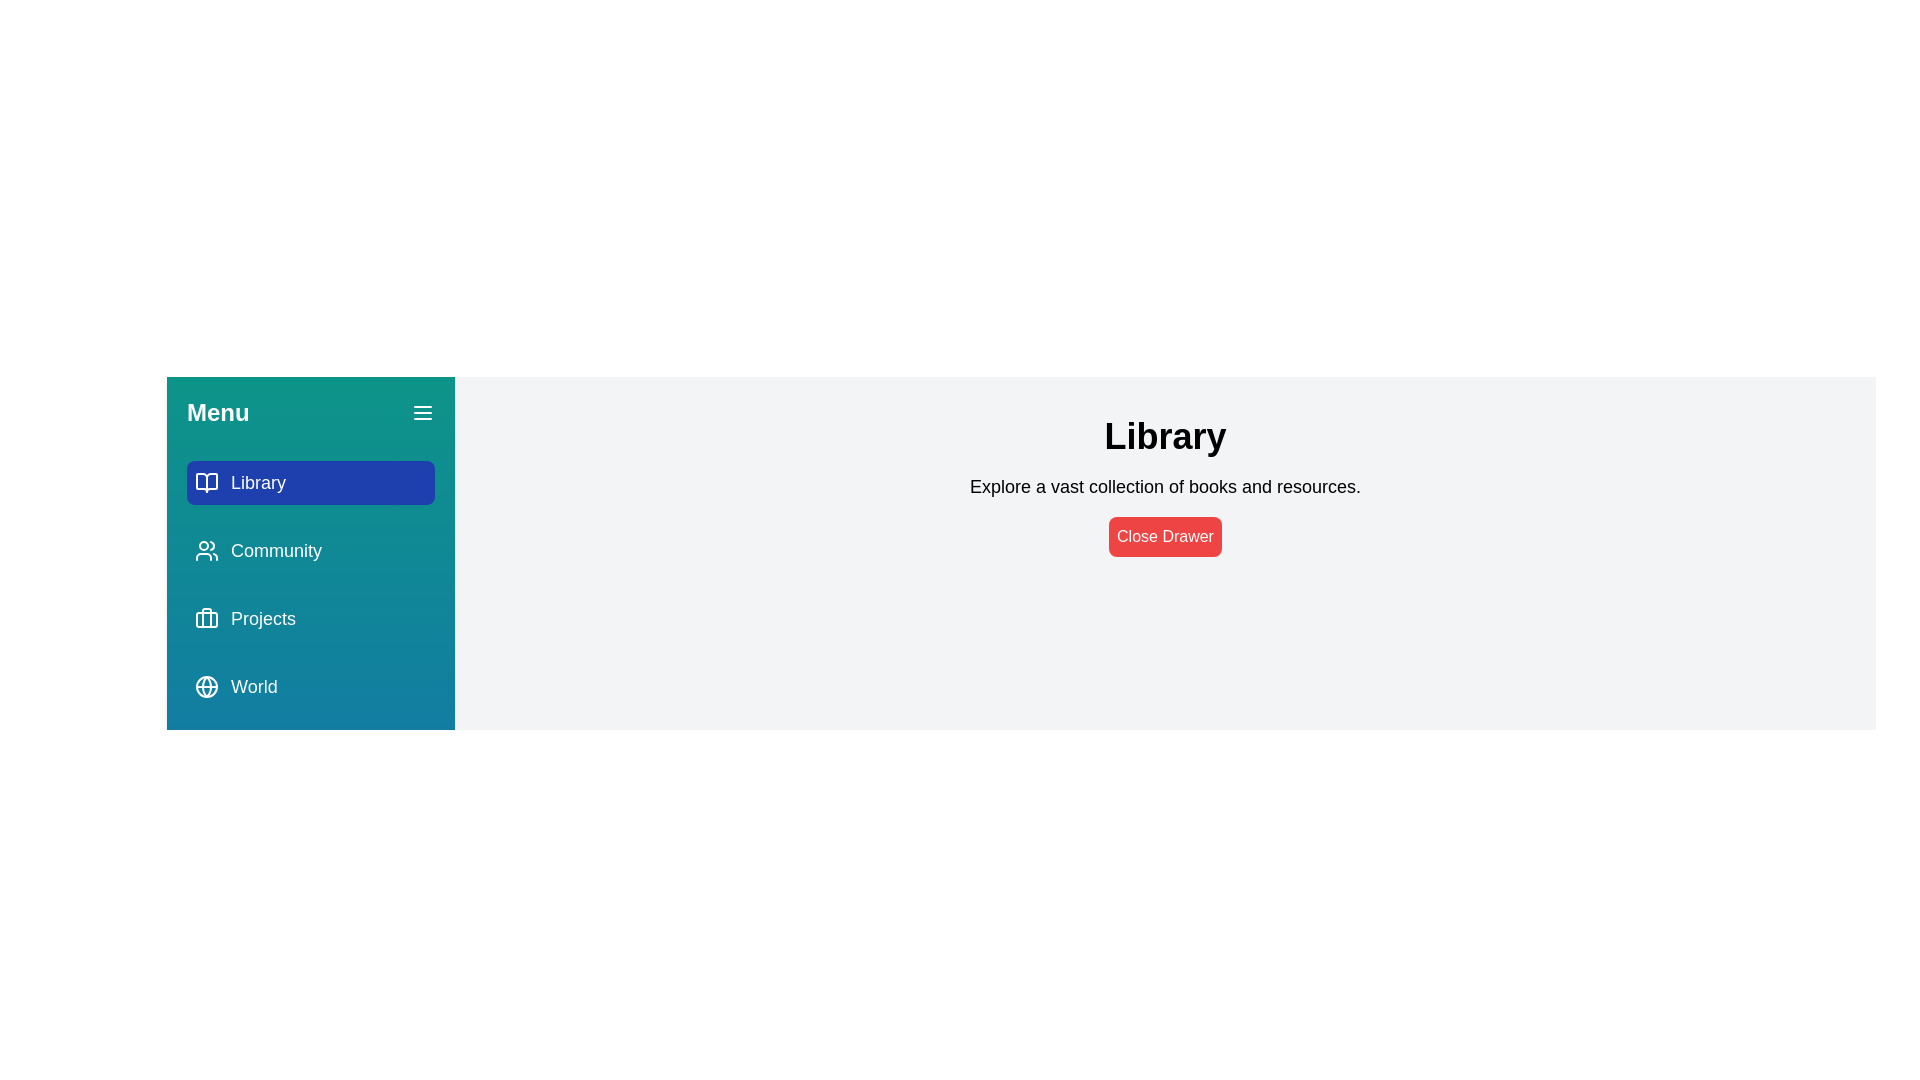  I want to click on the tab named Community from the menu, so click(310, 551).